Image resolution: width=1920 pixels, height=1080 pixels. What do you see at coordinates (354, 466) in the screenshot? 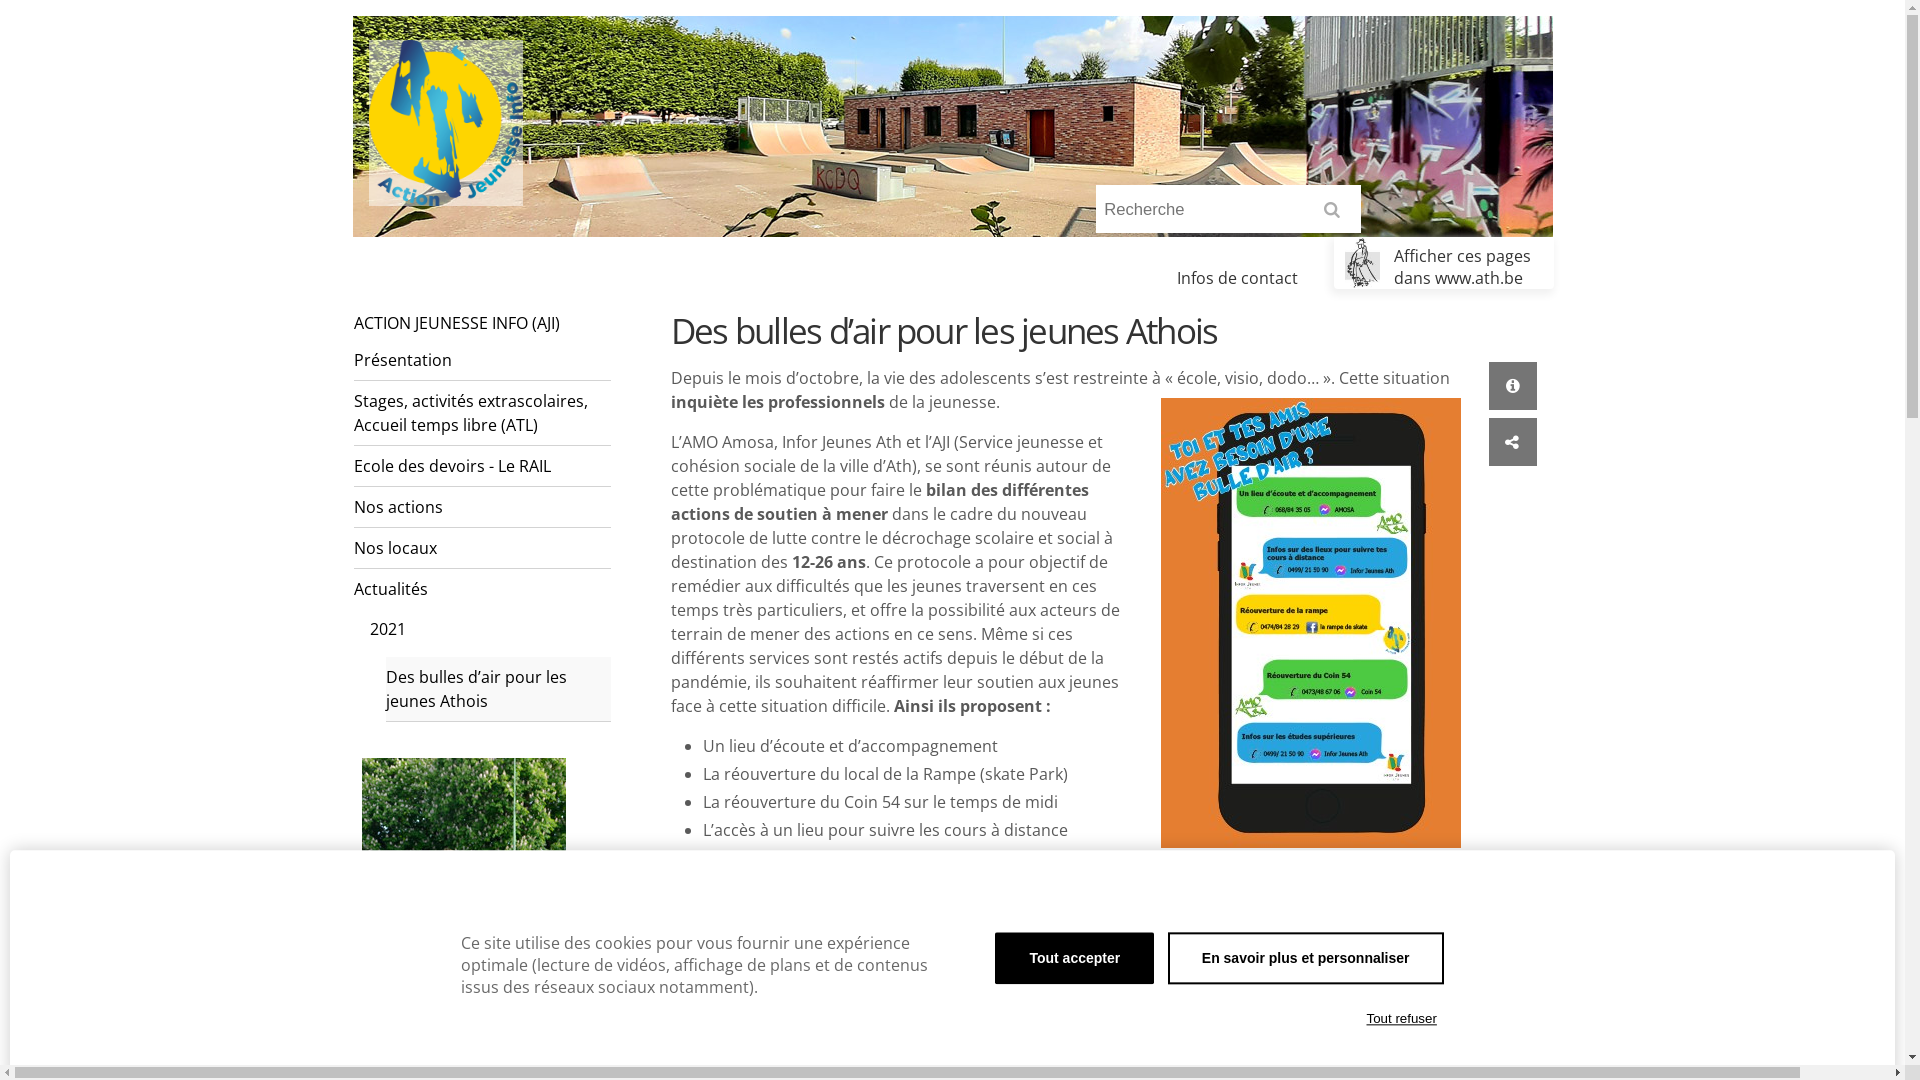
I see `'Ecole des devoirs - Le RAIL'` at bounding box center [354, 466].